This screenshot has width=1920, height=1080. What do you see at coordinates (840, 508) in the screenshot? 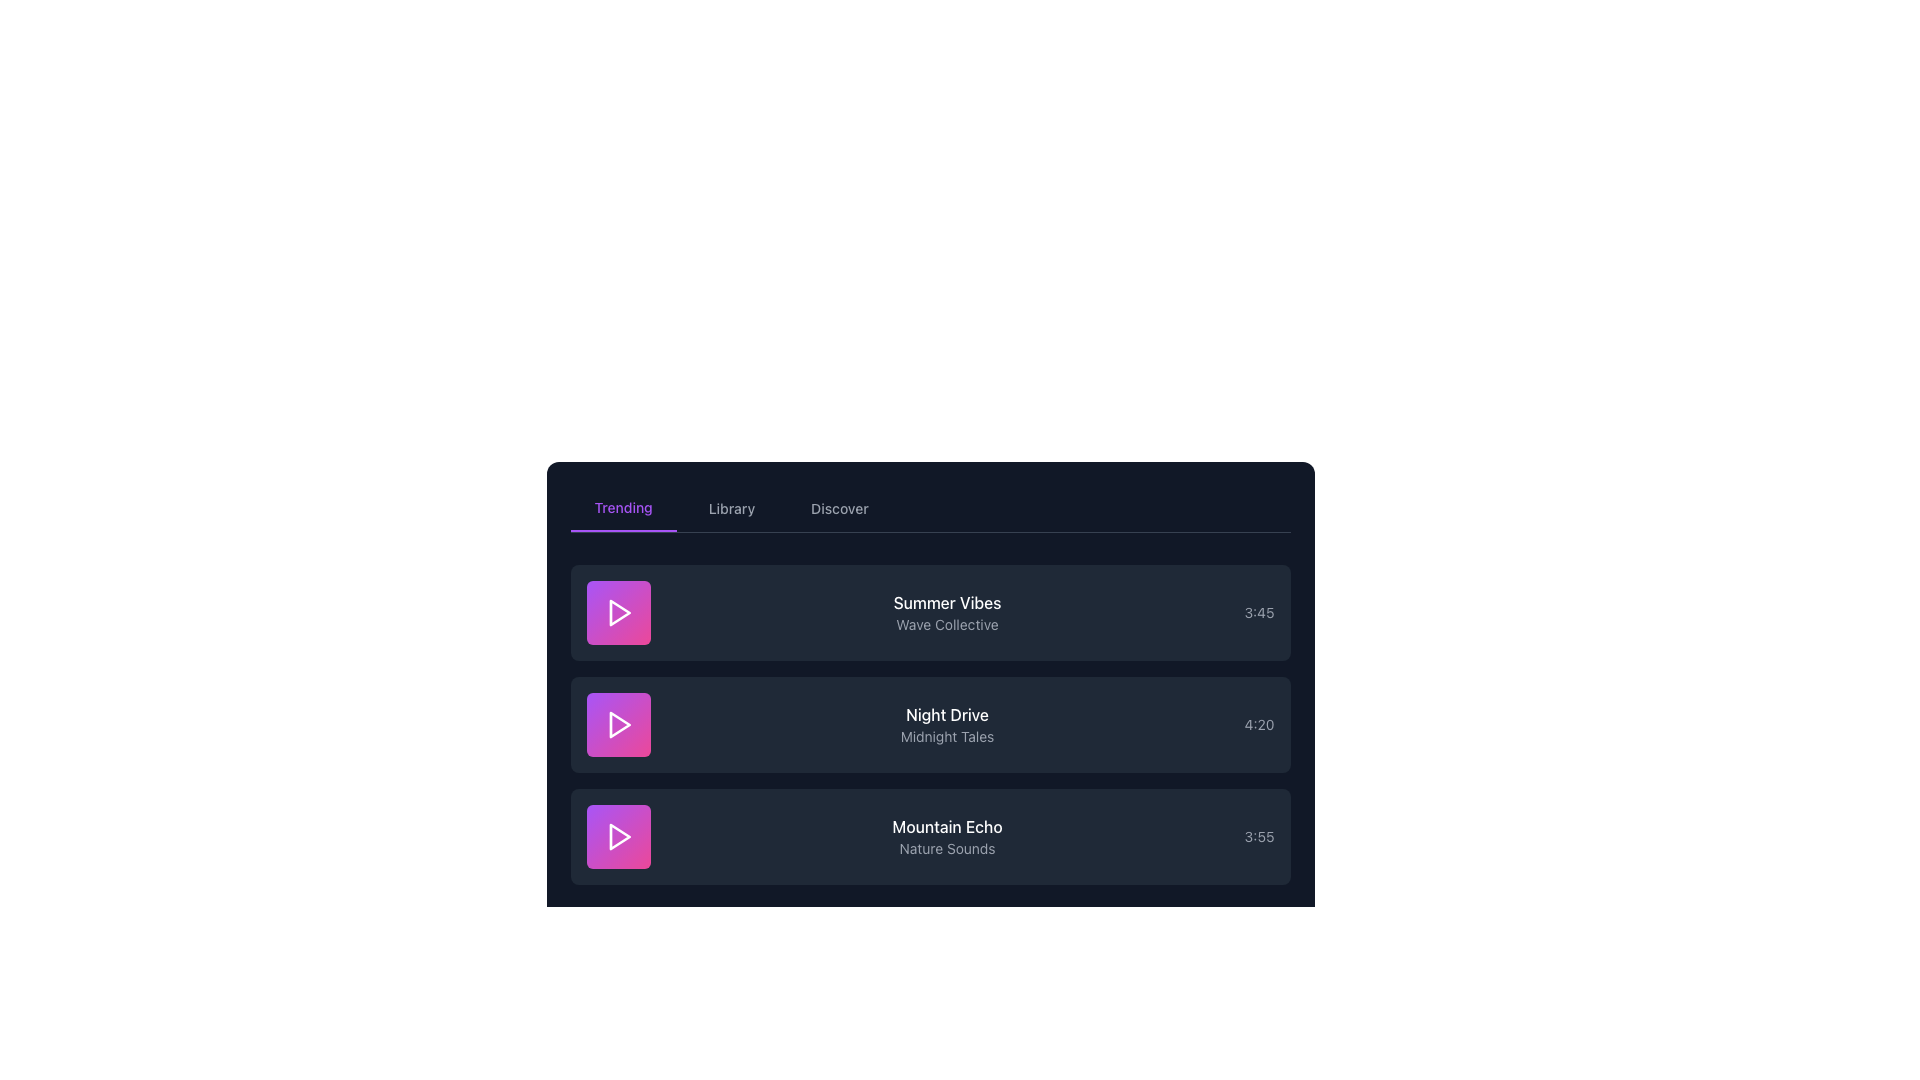
I see `the 'Discover' navigation tab, the third tab in the horizontal navigation bar` at bounding box center [840, 508].